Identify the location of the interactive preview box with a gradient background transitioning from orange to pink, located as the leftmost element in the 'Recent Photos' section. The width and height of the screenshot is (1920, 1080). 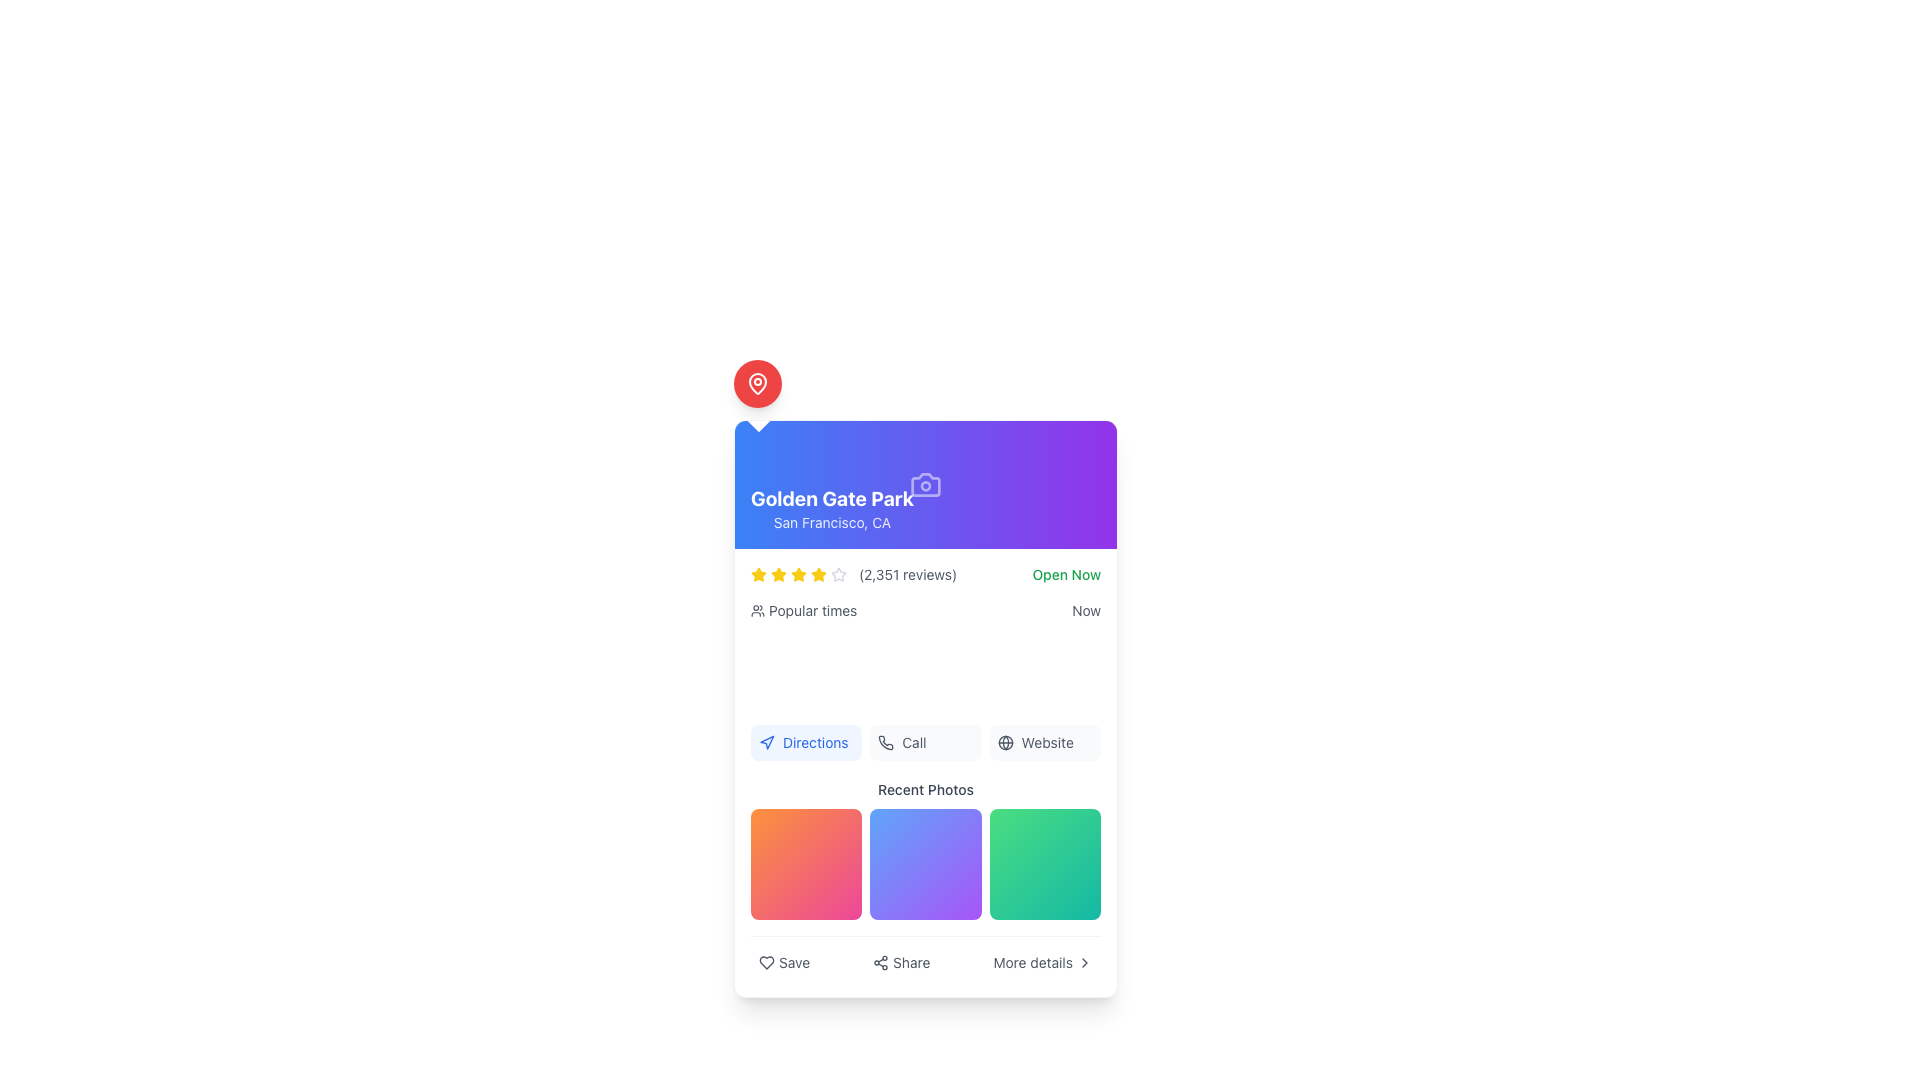
(806, 863).